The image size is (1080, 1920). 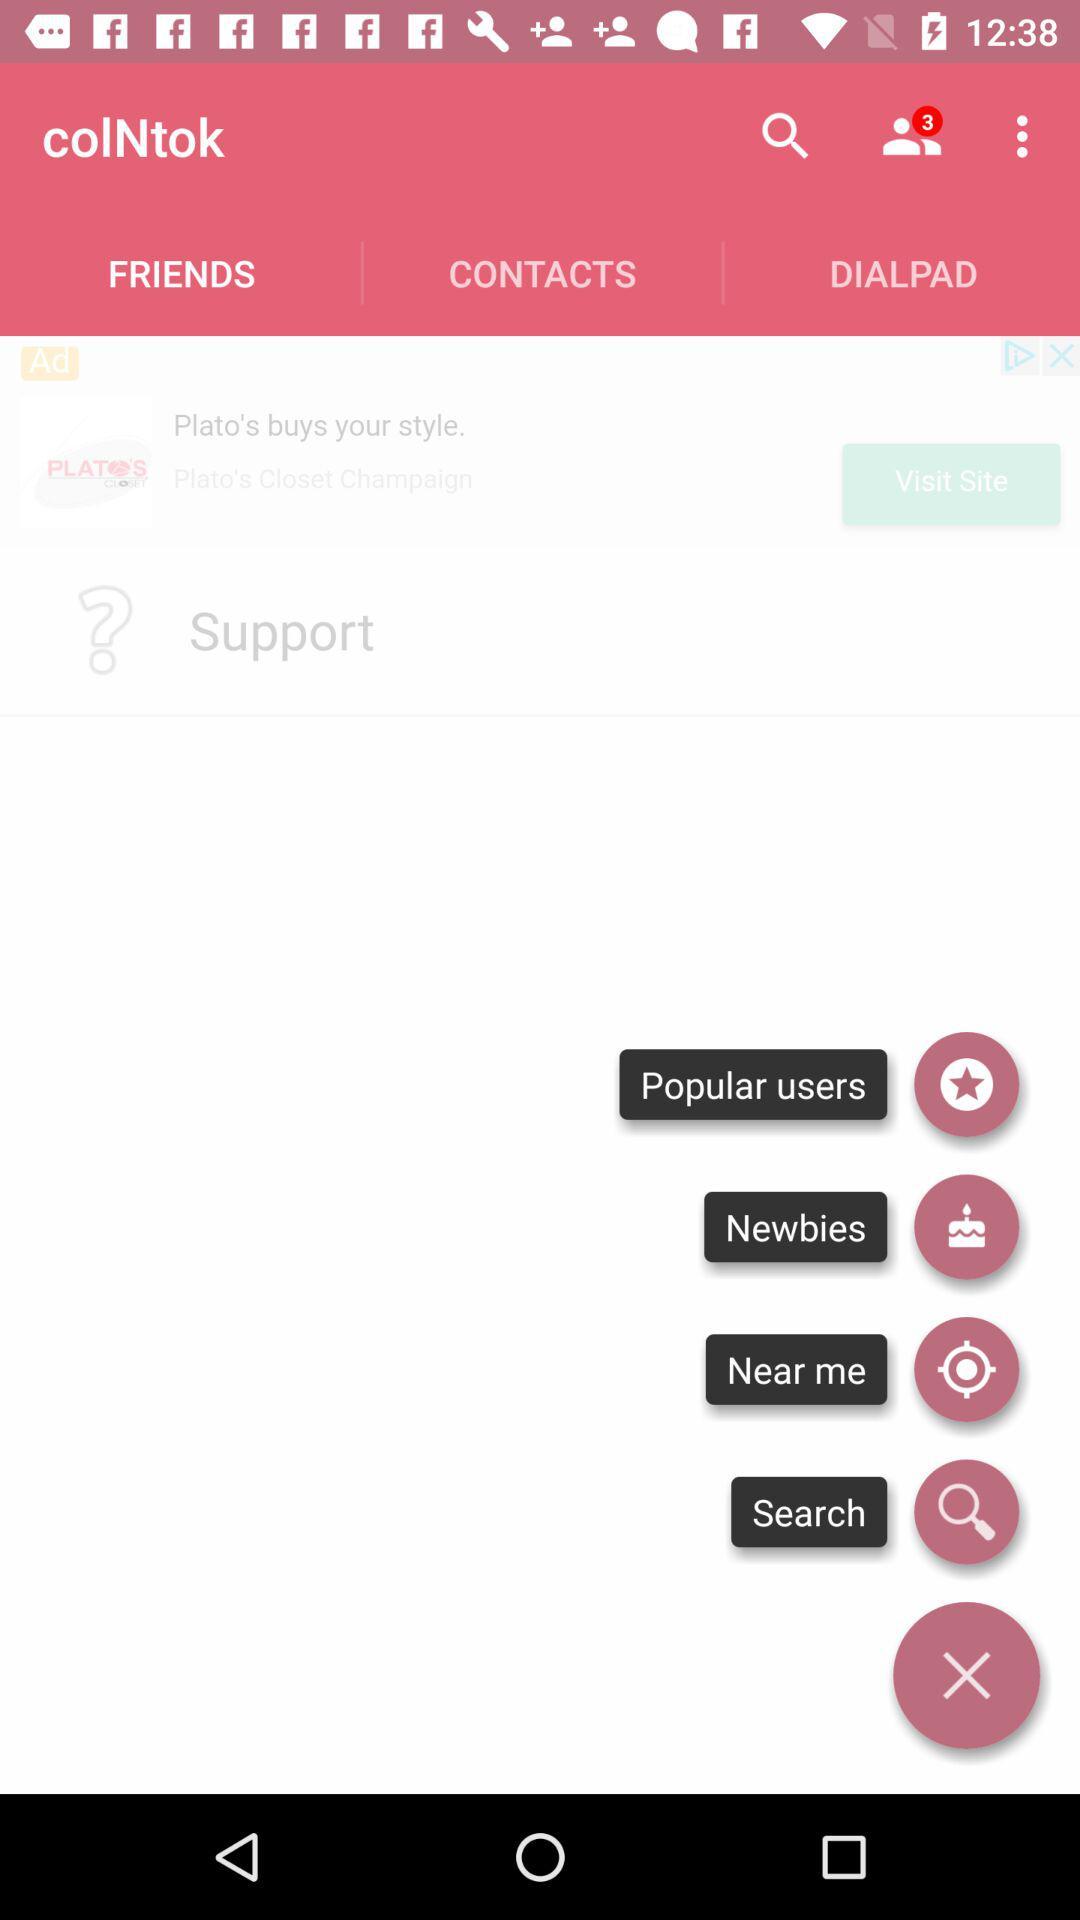 What do you see at coordinates (1027, 135) in the screenshot?
I see `the icon above the dialpad item` at bounding box center [1027, 135].